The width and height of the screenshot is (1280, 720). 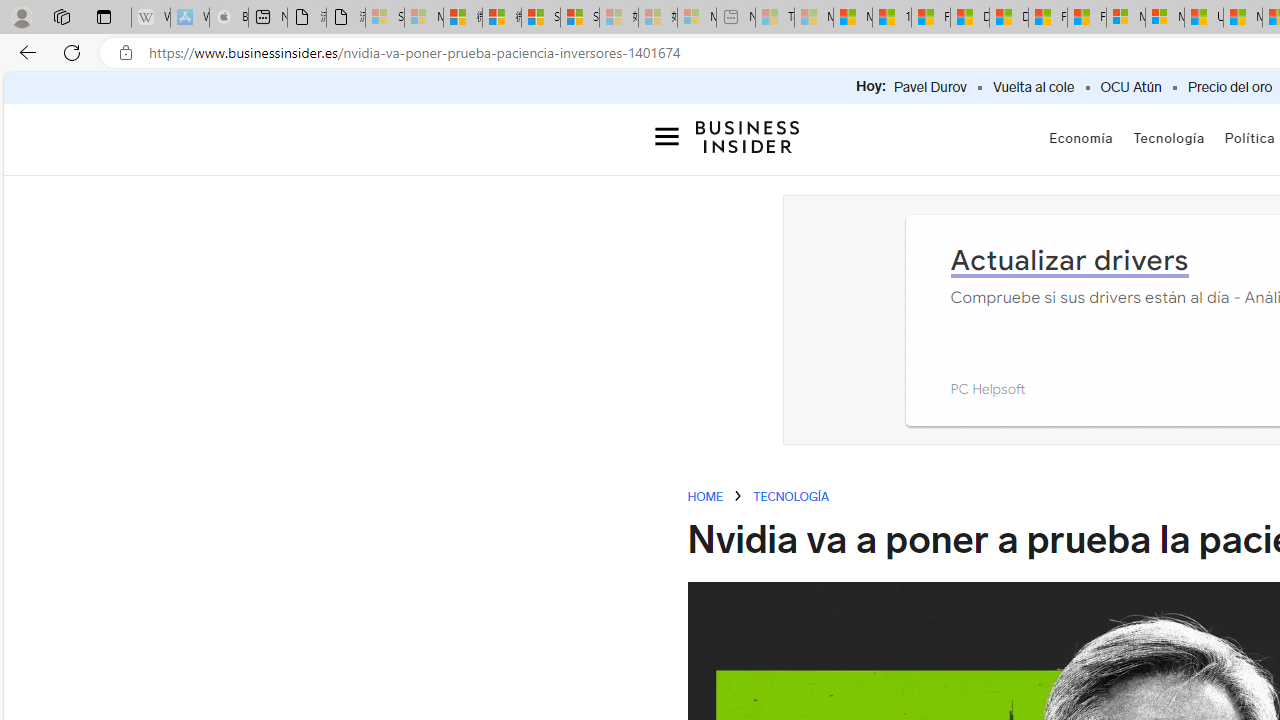 I want to click on 'Actualizar drivers', so click(x=1068, y=258).